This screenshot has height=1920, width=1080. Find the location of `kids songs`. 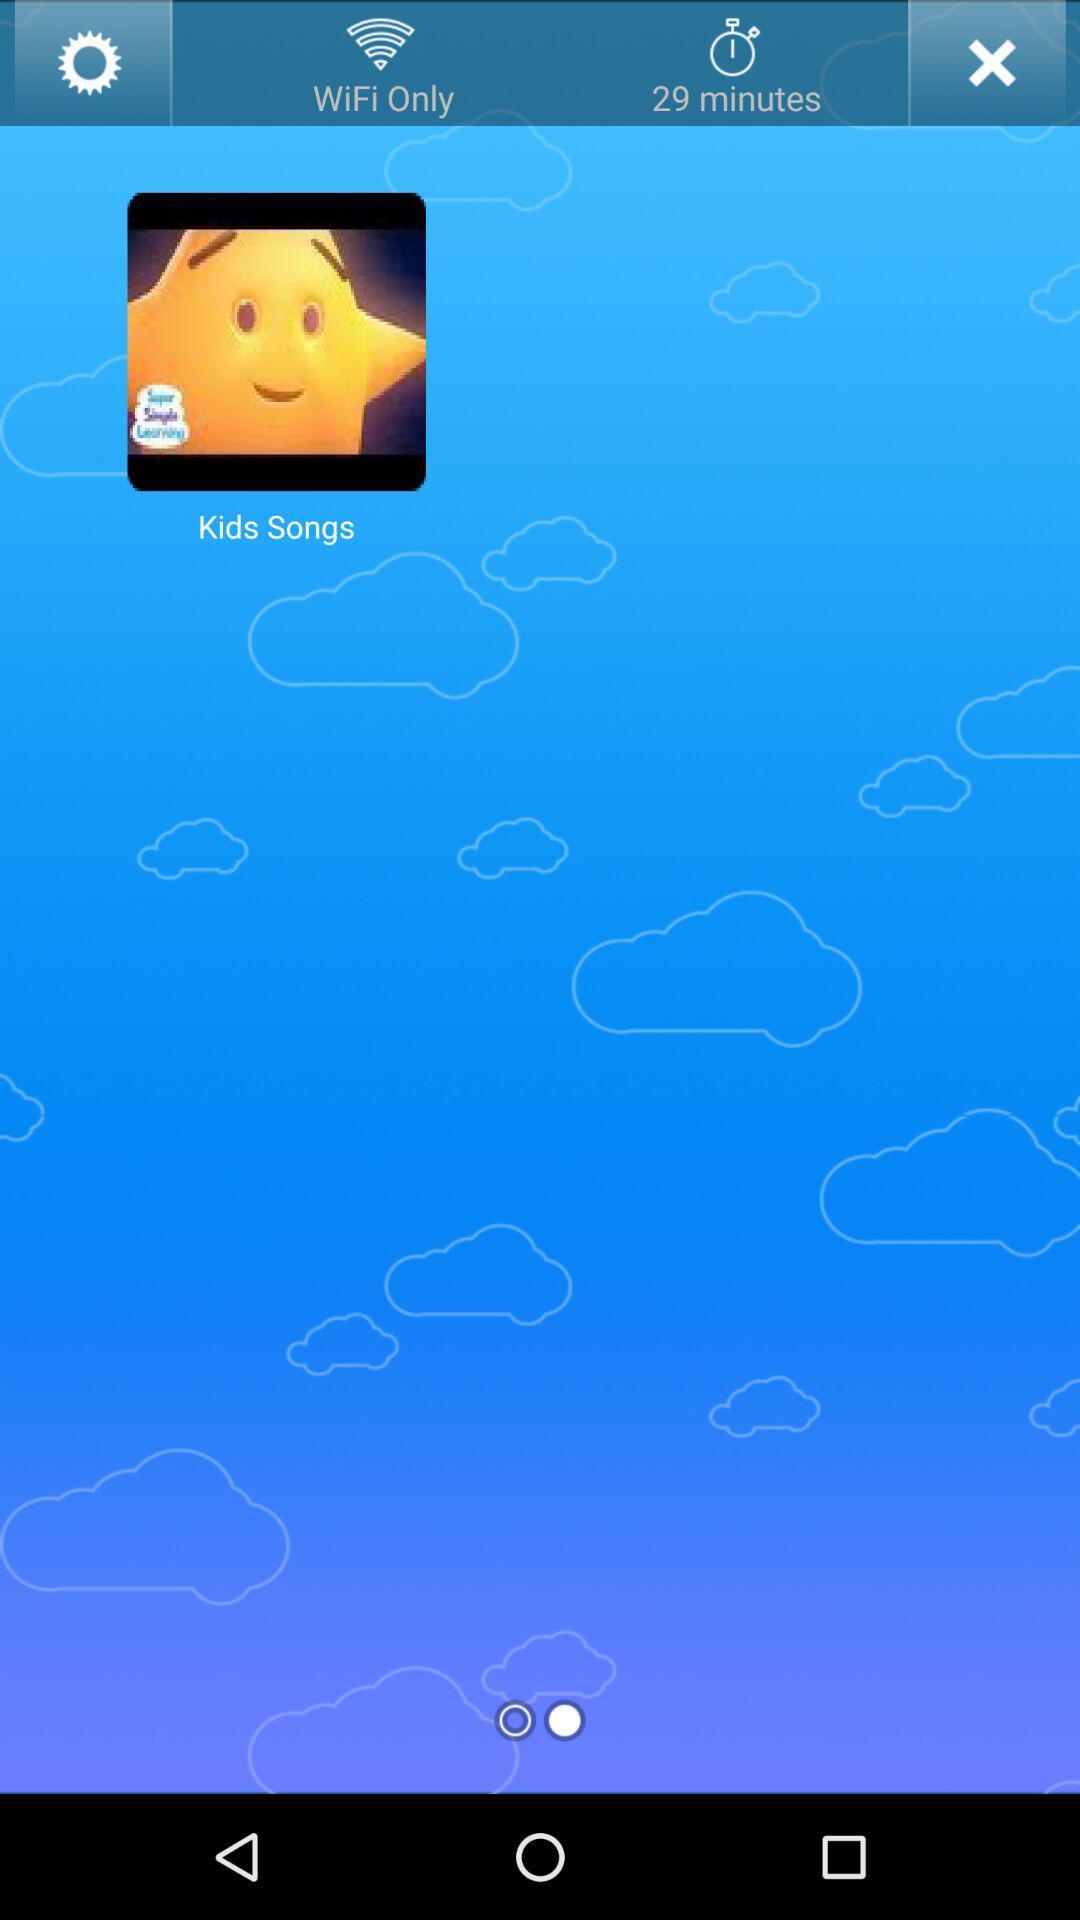

kids songs is located at coordinates (276, 341).